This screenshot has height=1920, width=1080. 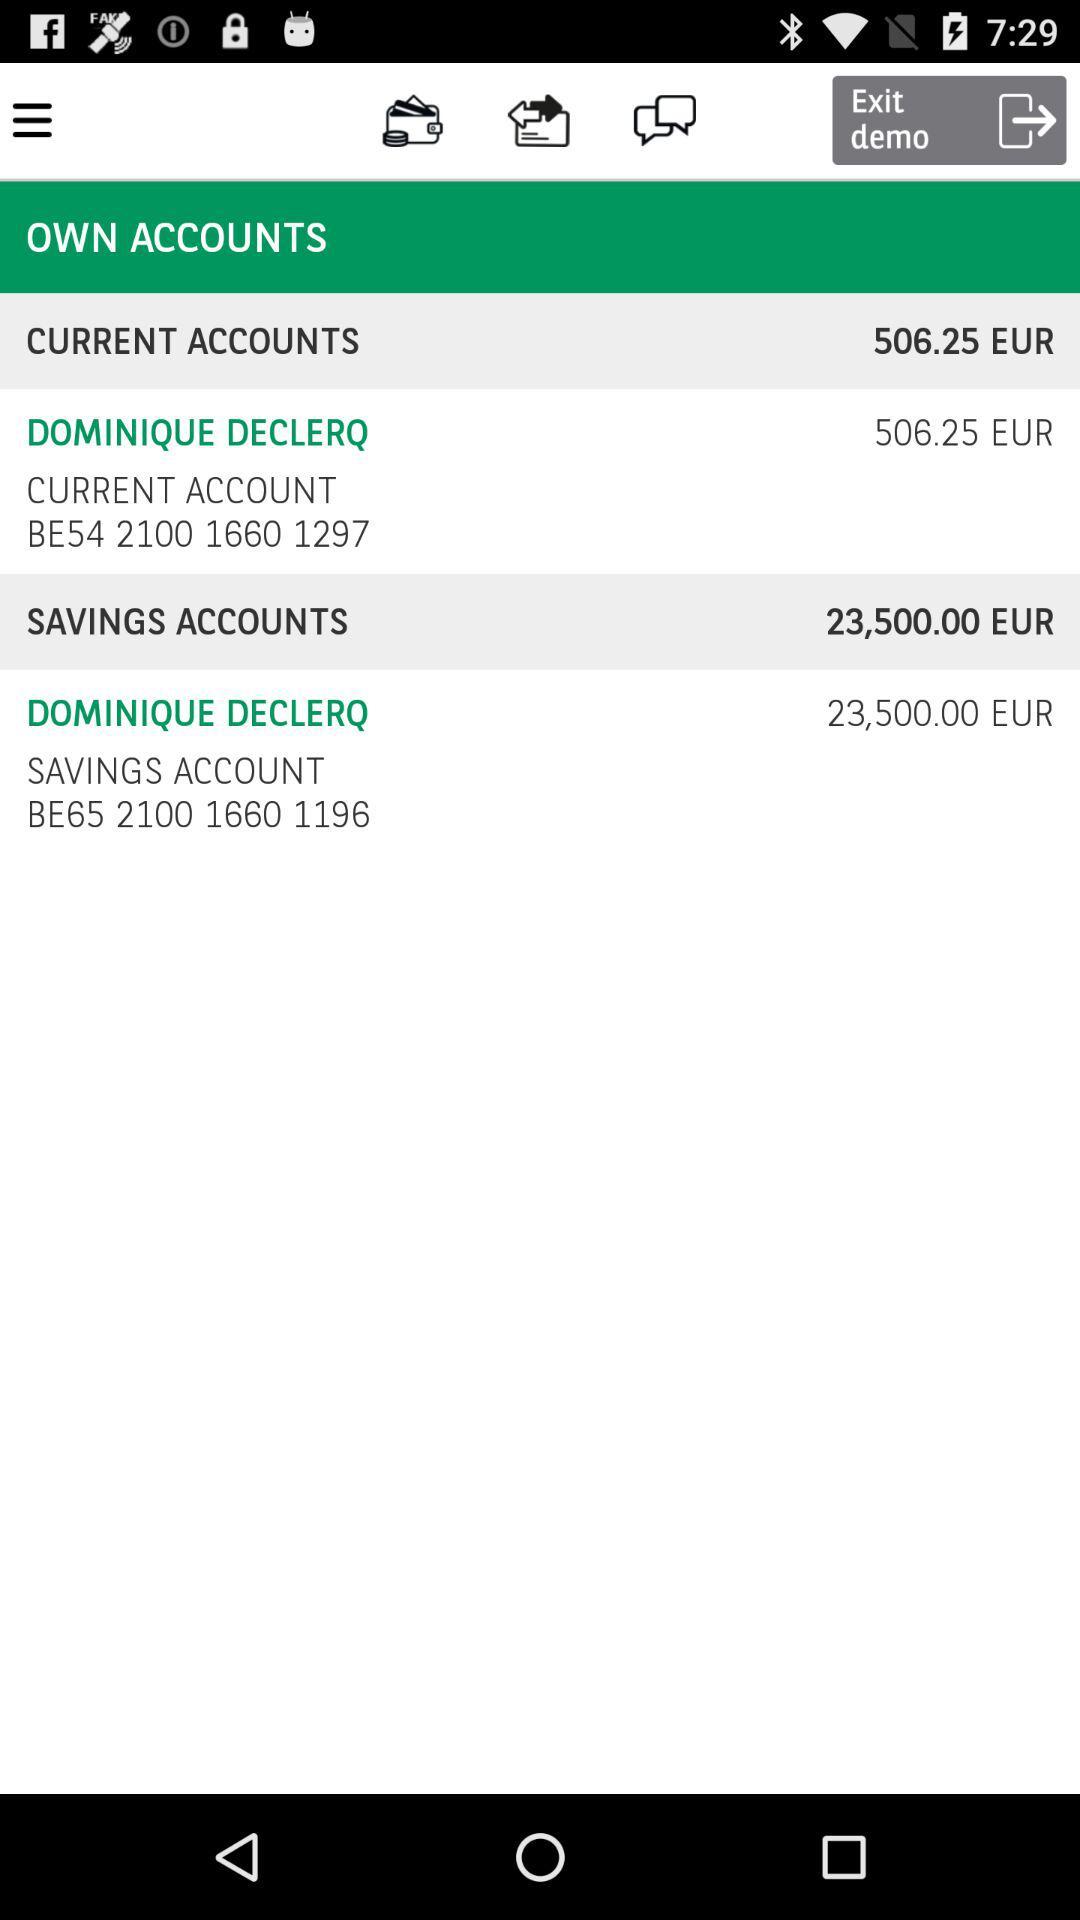 What do you see at coordinates (203, 533) in the screenshot?
I see `item above the savings accounts icon` at bounding box center [203, 533].